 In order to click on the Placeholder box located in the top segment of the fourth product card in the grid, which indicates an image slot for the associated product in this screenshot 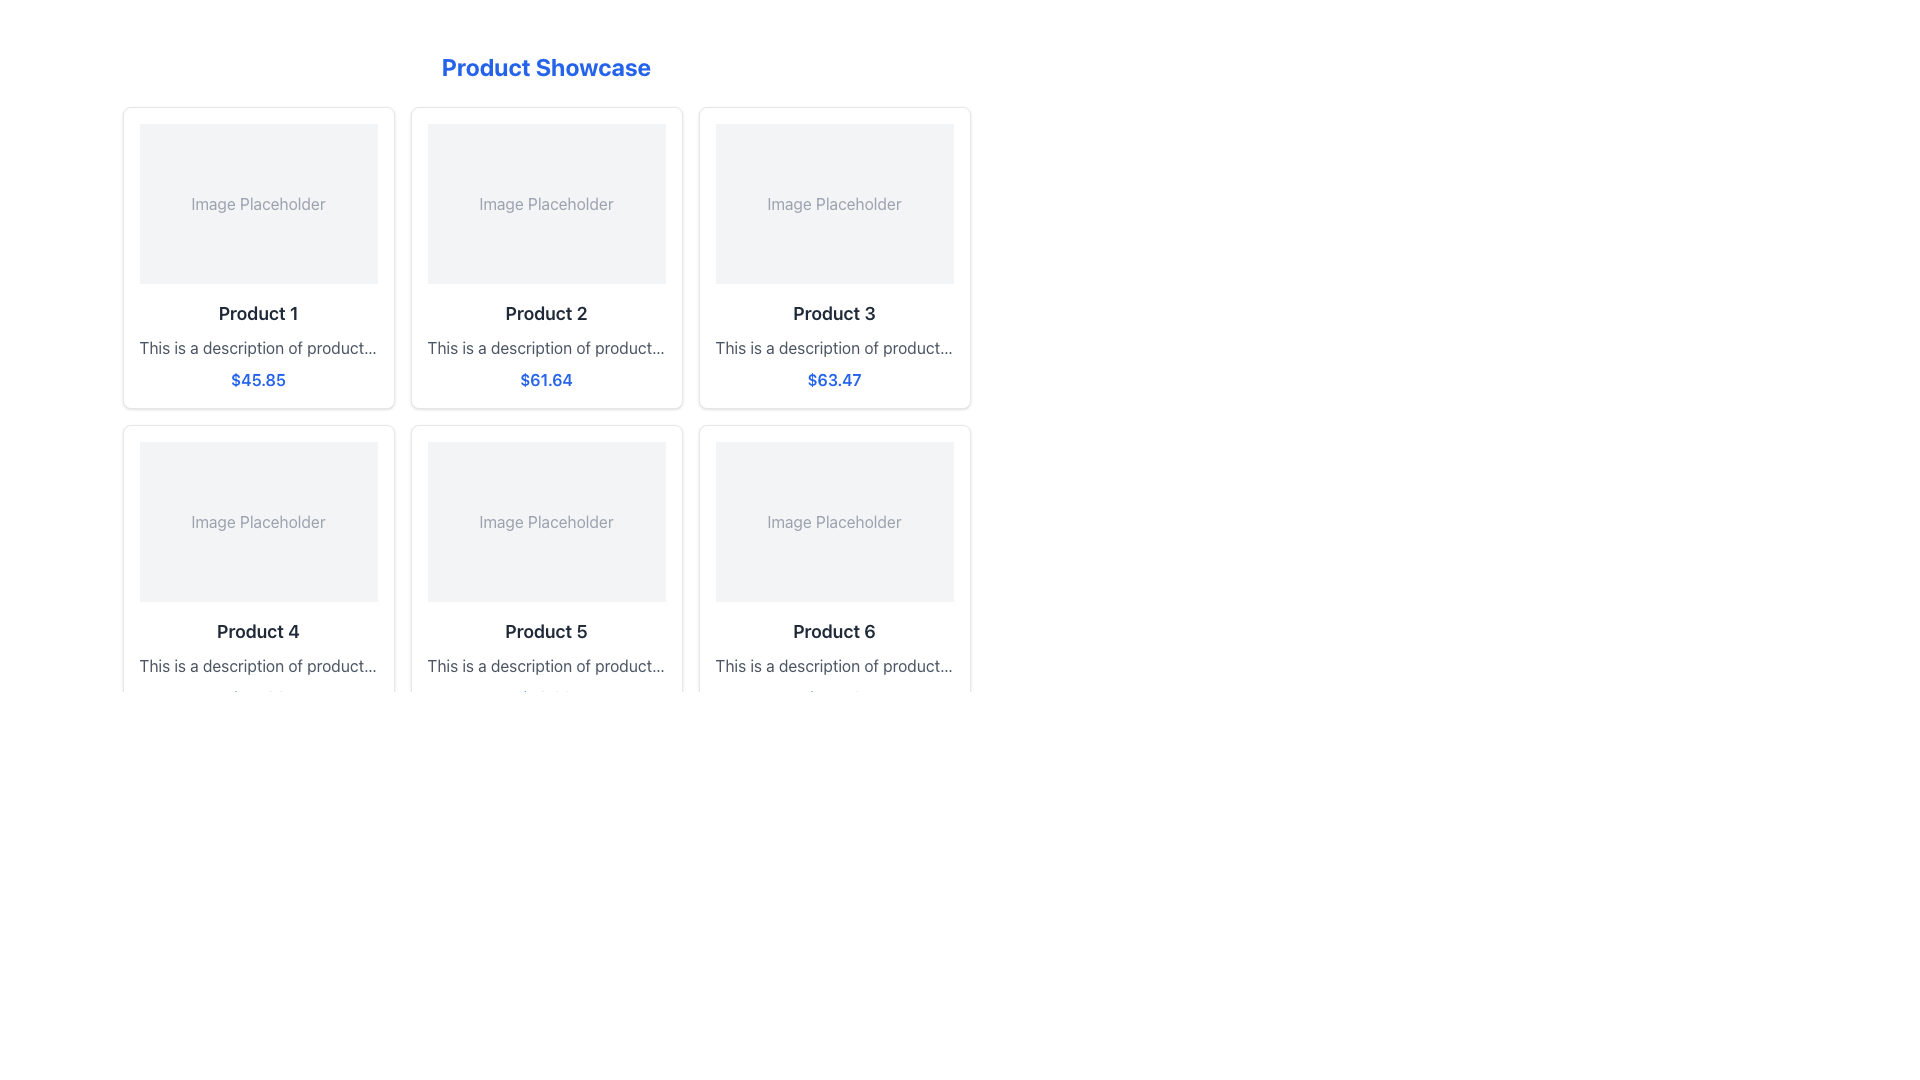, I will do `click(257, 520)`.